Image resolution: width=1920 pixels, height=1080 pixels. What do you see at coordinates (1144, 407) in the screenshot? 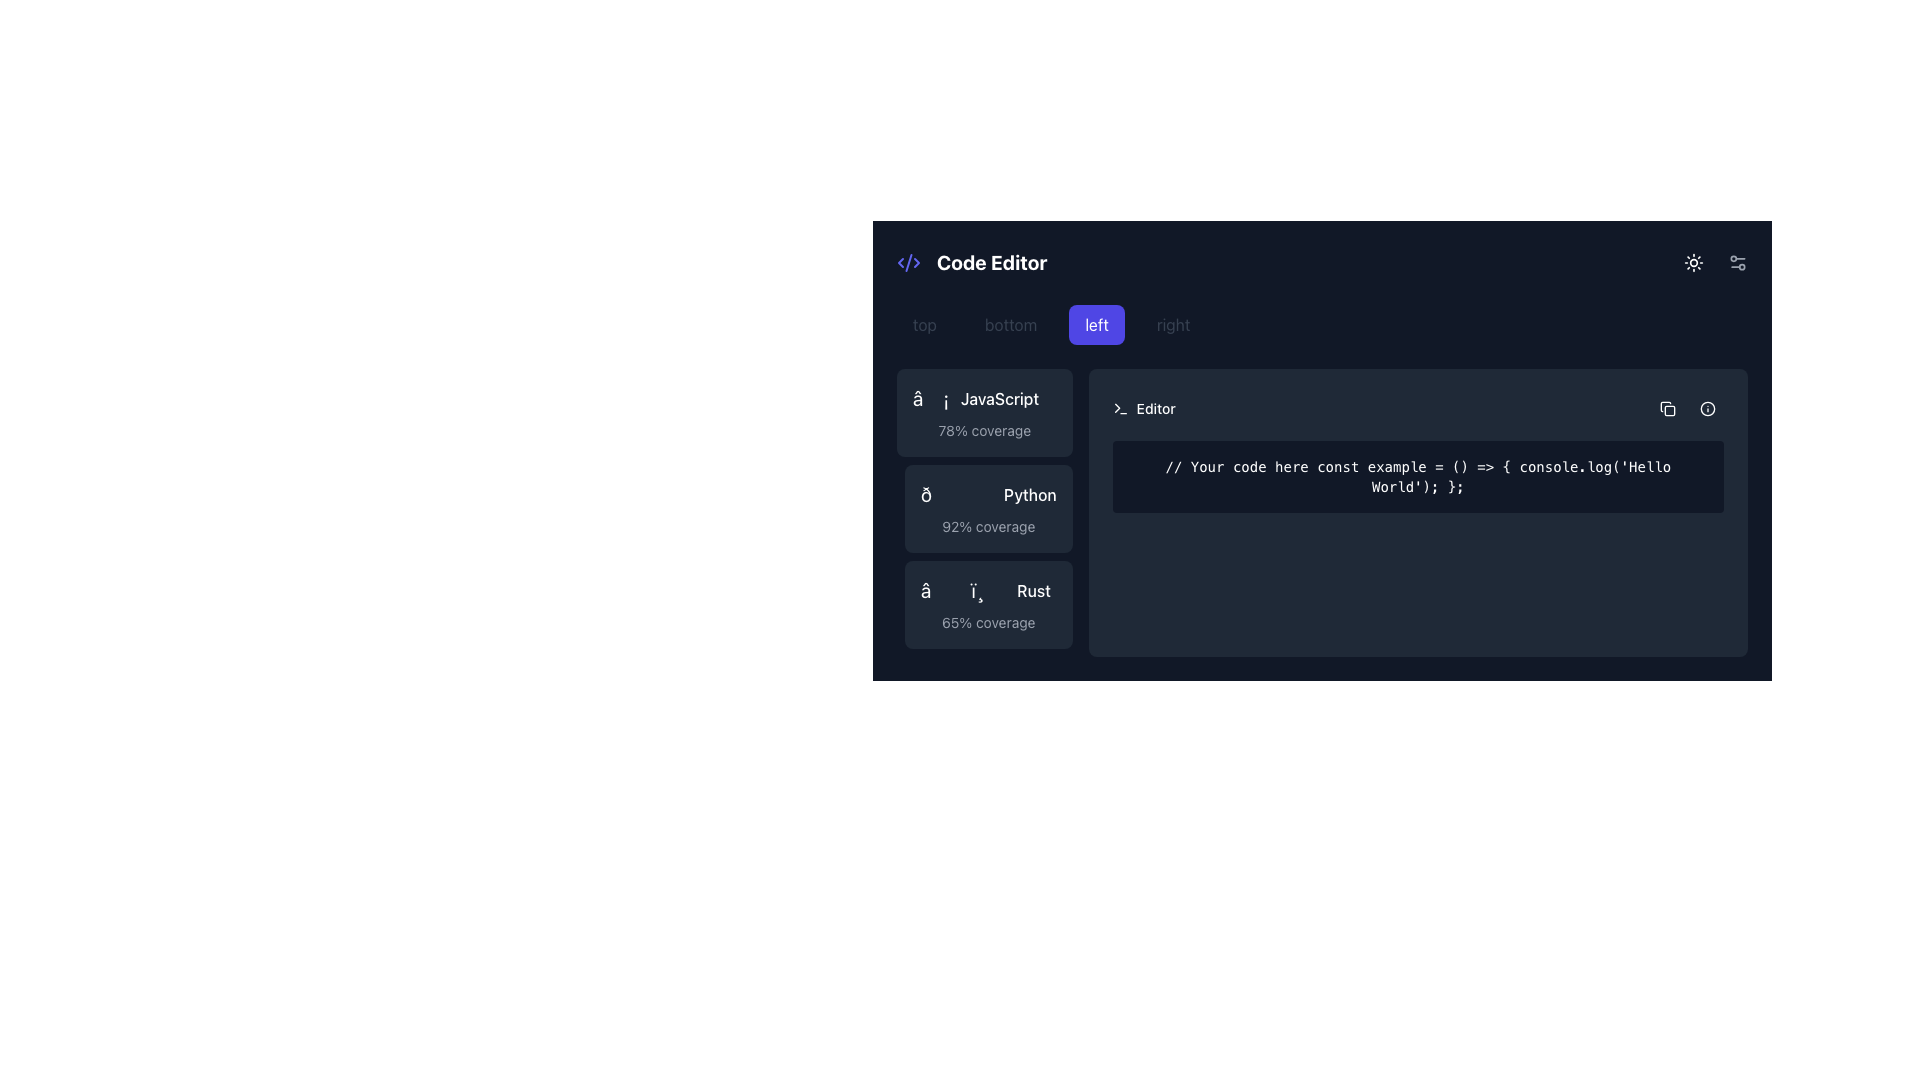
I see `label 'Editor' displayed alongside the terminal icon in the top-right section of the interface` at bounding box center [1144, 407].